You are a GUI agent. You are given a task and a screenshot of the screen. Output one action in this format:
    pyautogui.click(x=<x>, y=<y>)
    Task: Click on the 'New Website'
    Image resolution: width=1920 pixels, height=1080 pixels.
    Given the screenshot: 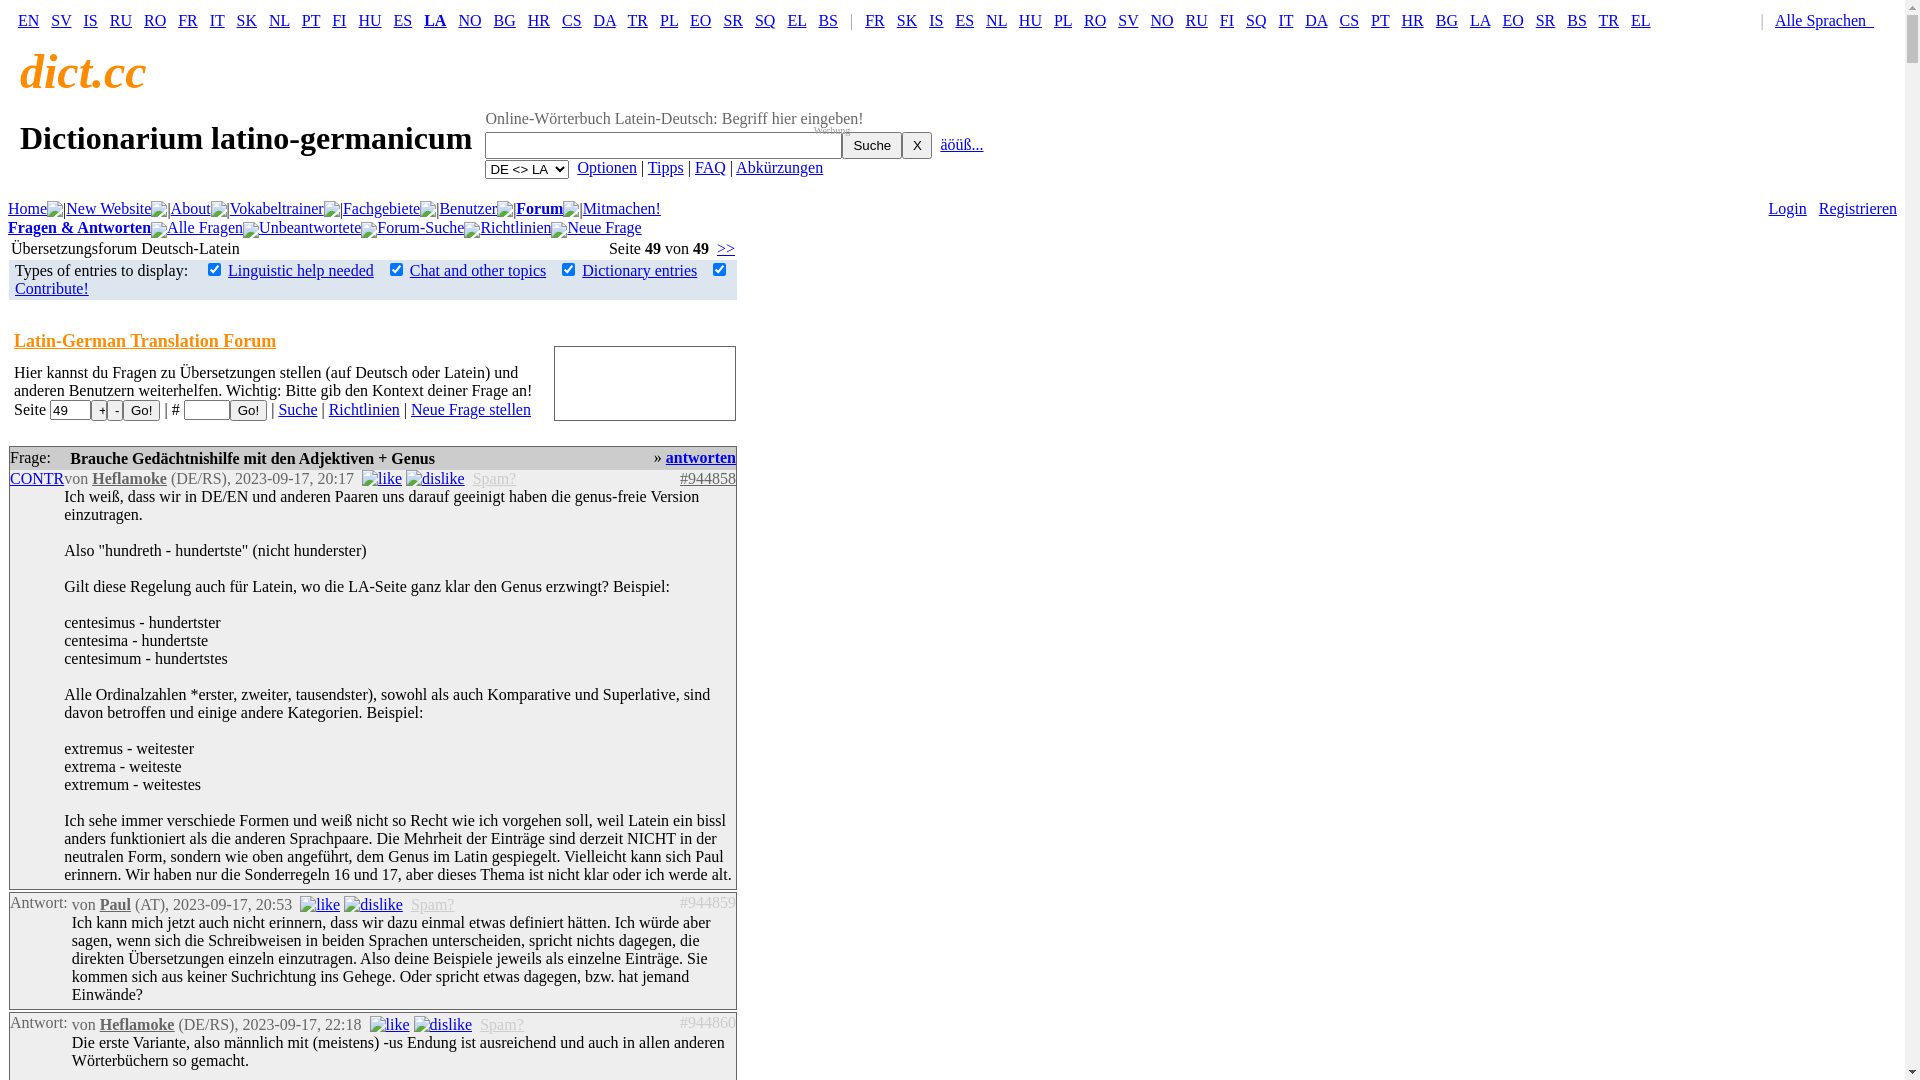 What is the action you would take?
    pyautogui.click(x=66, y=208)
    